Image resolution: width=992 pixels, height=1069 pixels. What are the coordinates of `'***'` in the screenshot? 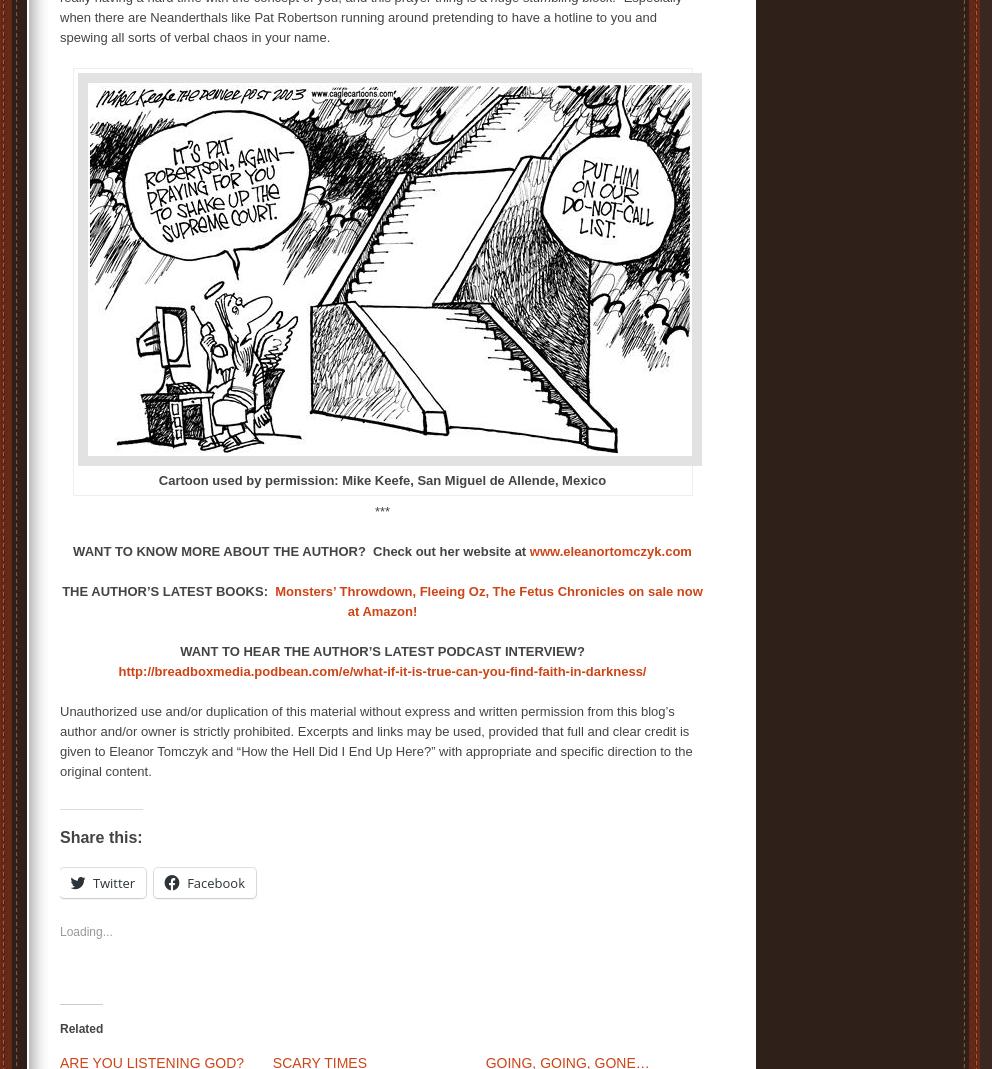 It's located at (382, 510).